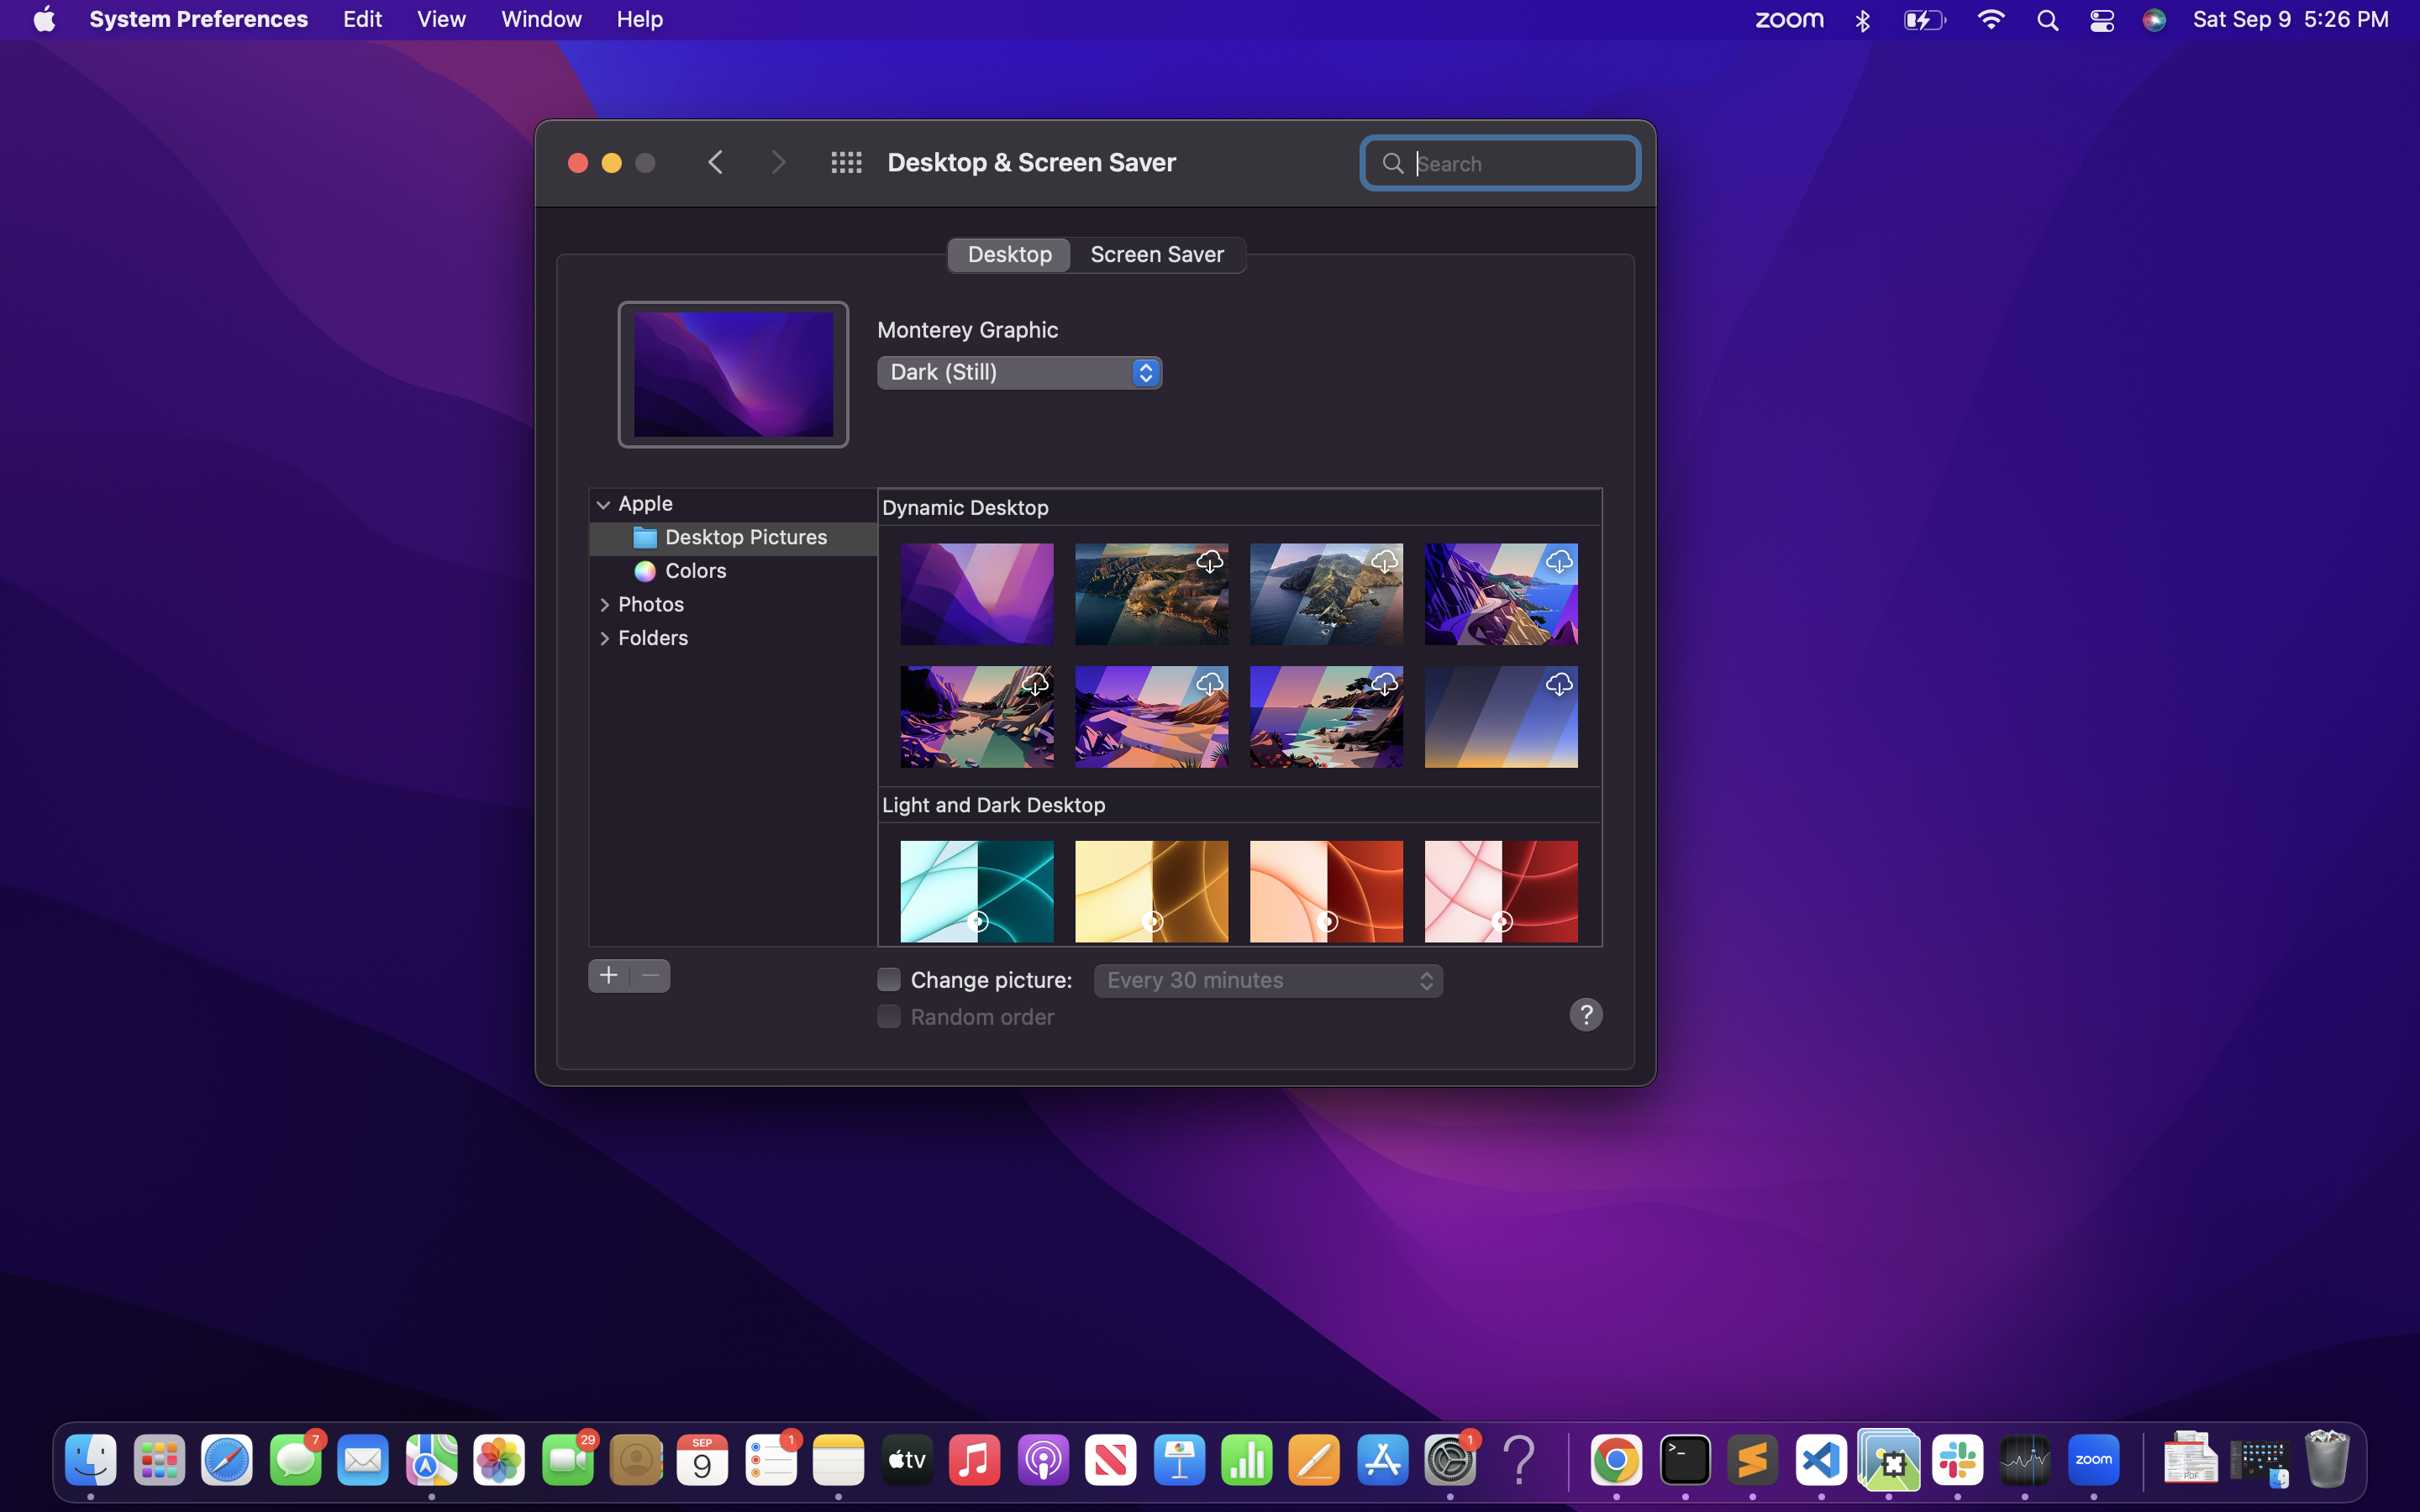 Image resolution: width=2420 pixels, height=1512 pixels. What do you see at coordinates (1018, 370) in the screenshot?
I see `Switch the color scheme to light mode` at bounding box center [1018, 370].